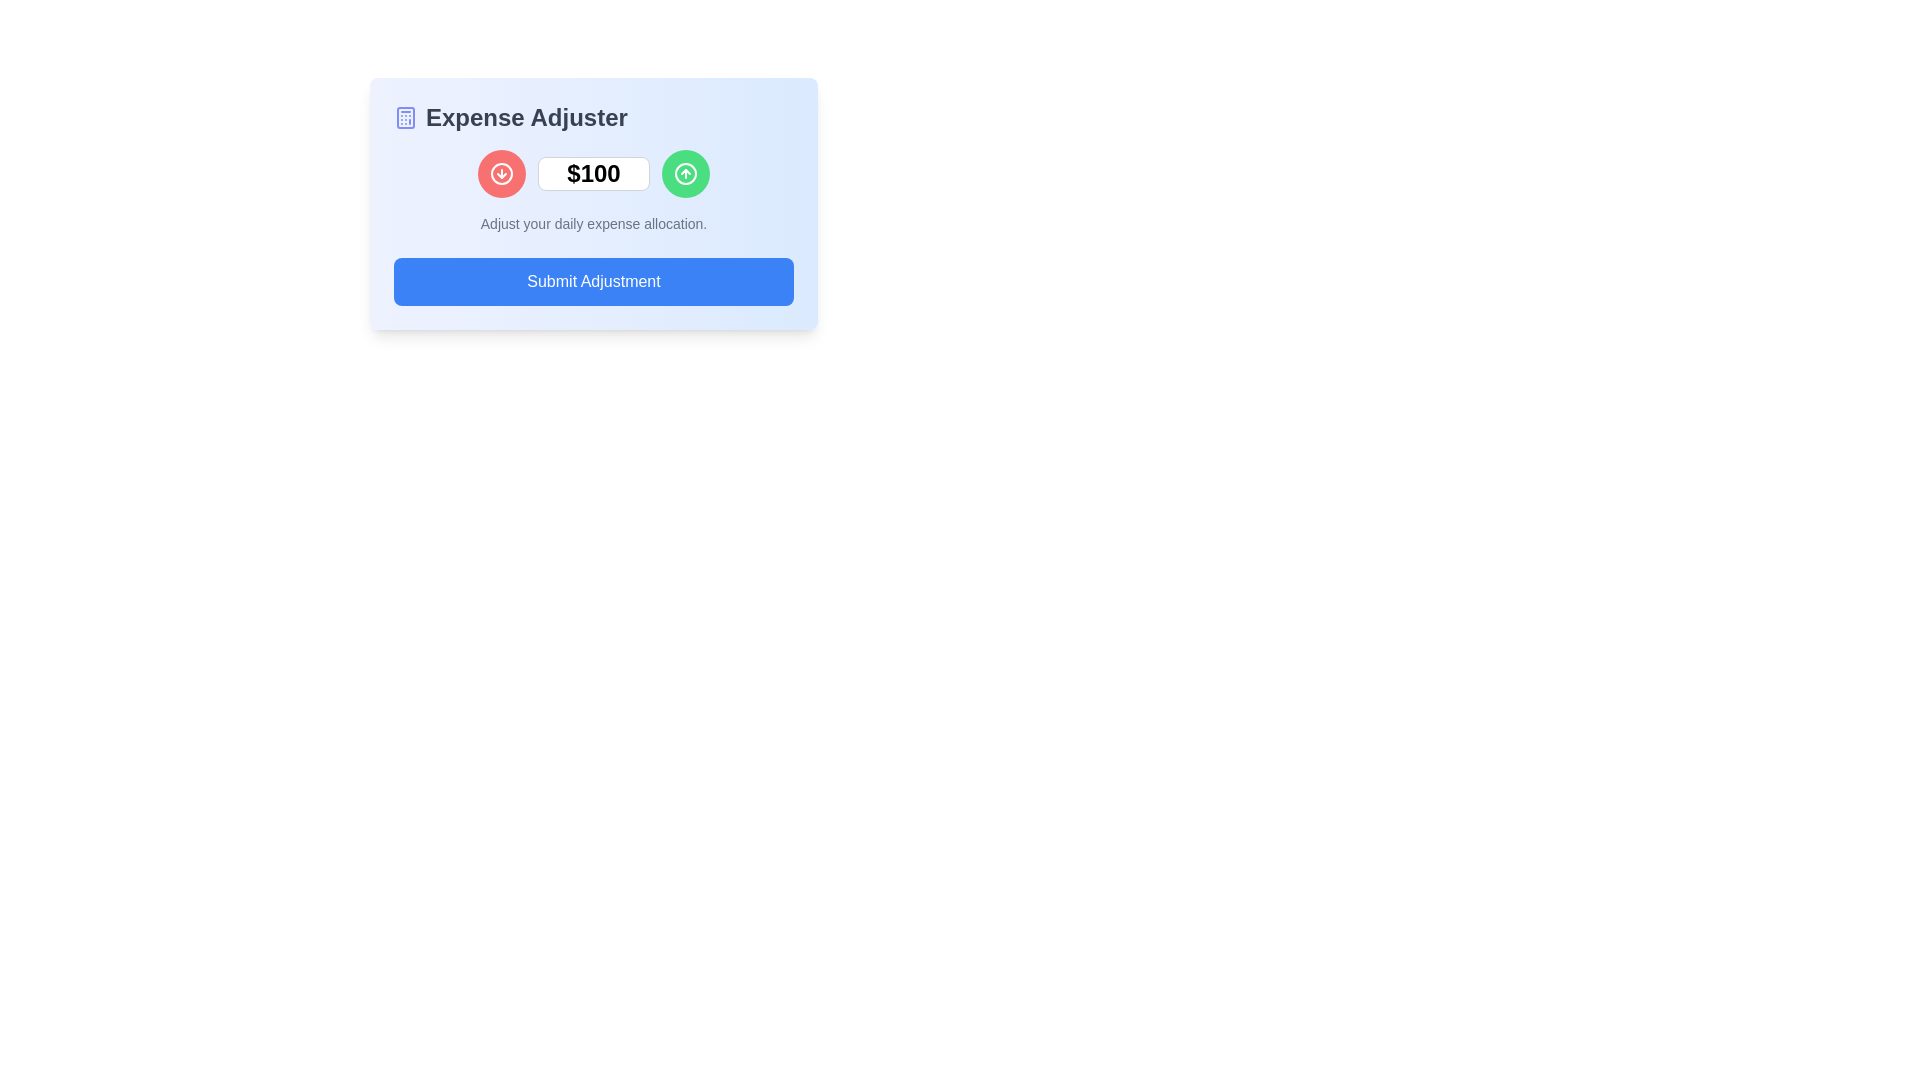 The width and height of the screenshot is (1920, 1080). Describe the element at coordinates (686, 172) in the screenshot. I see `the increment button, which is the rightmost button in a set of three, located at the center of the card, to observe visual feedback` at that location.